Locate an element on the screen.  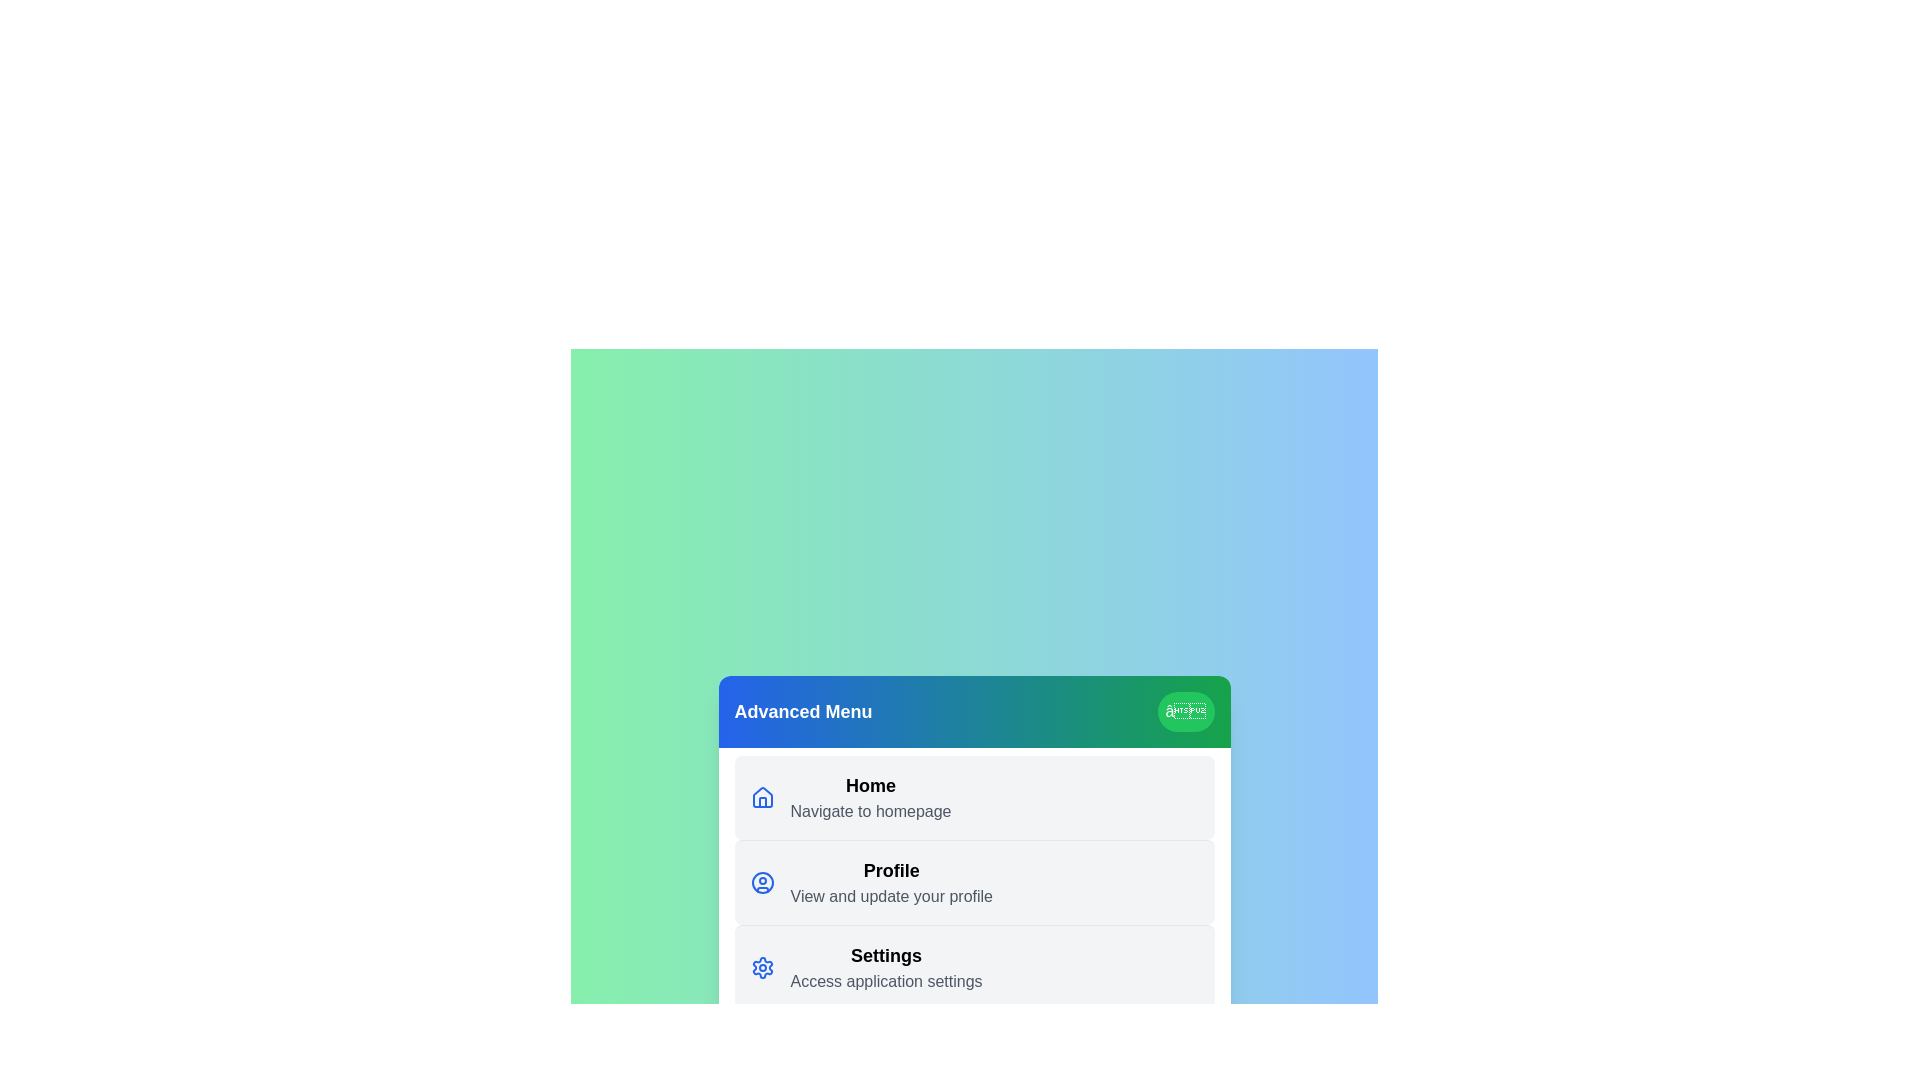
the menu item Profile from the list is located at coordinates (974, 881).